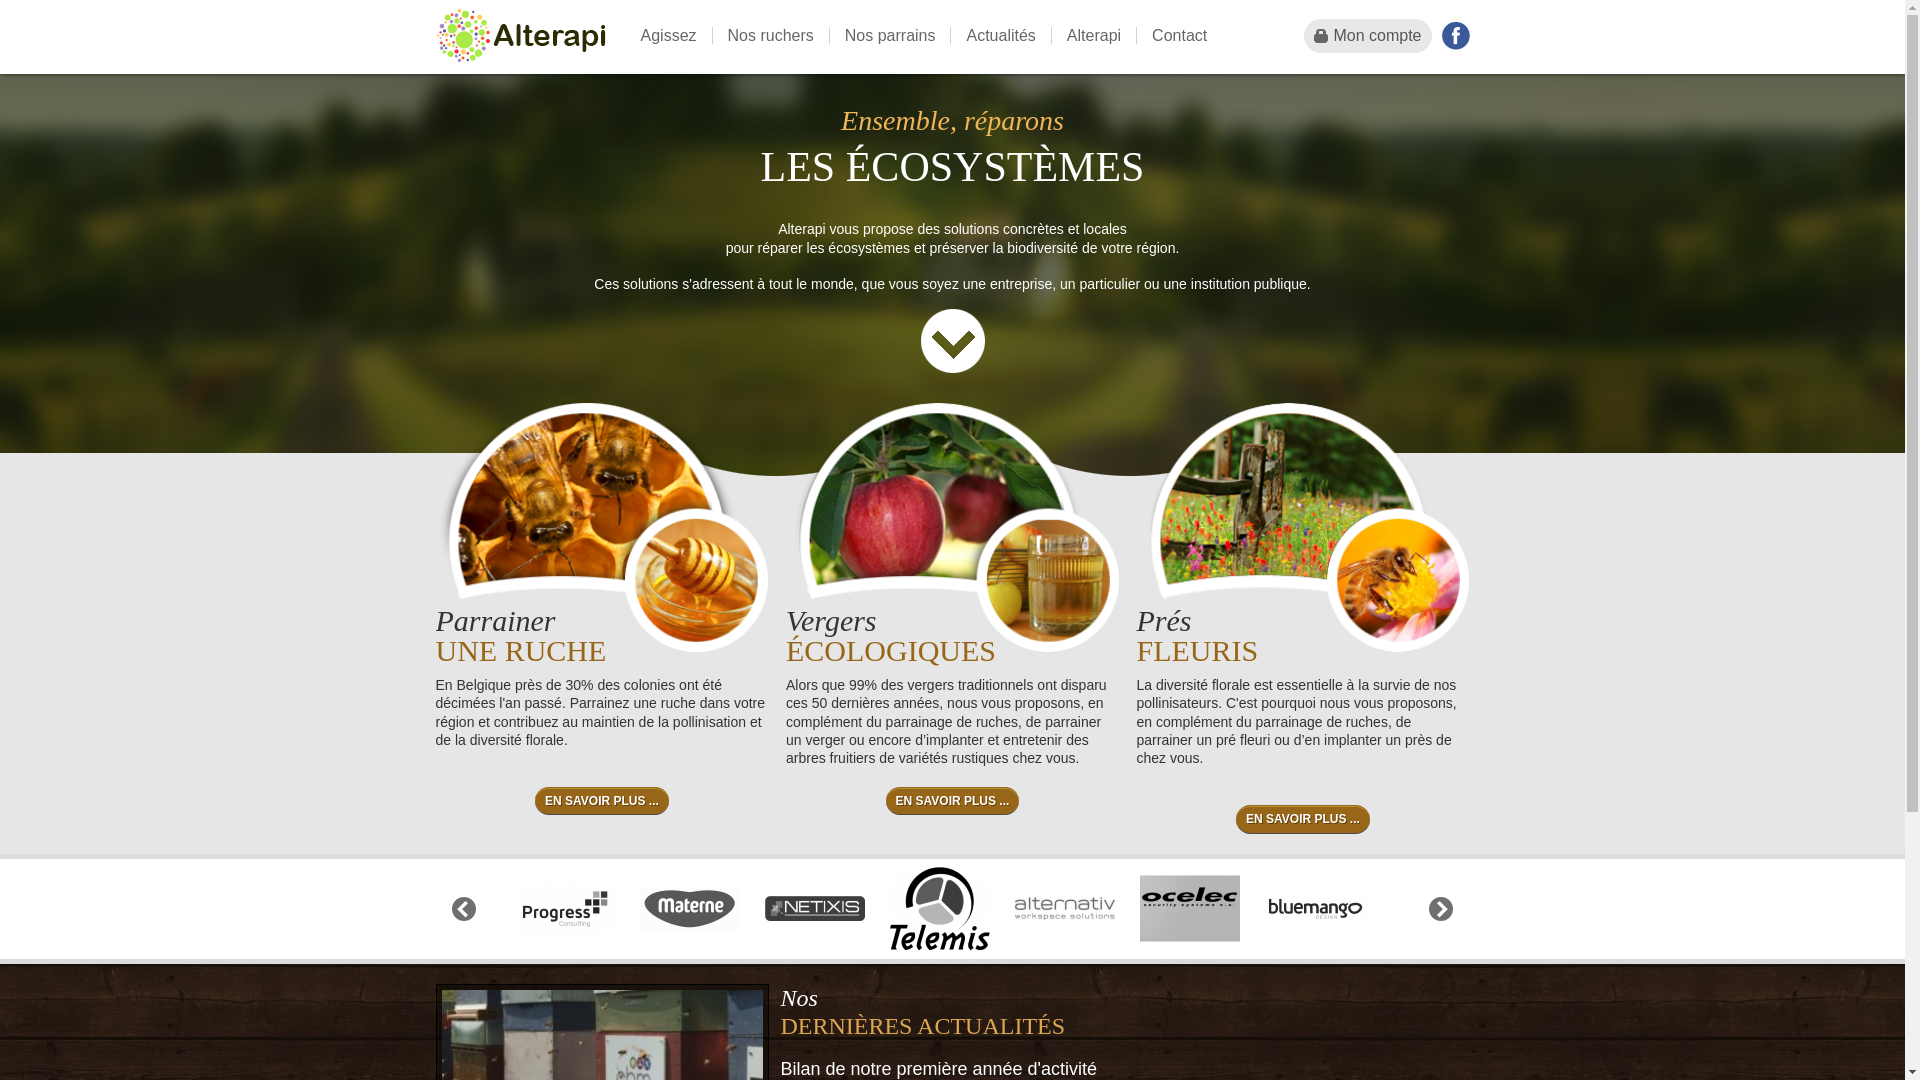  I want to click on 'ocelec-security-systems-sa', so click(1140, 909).